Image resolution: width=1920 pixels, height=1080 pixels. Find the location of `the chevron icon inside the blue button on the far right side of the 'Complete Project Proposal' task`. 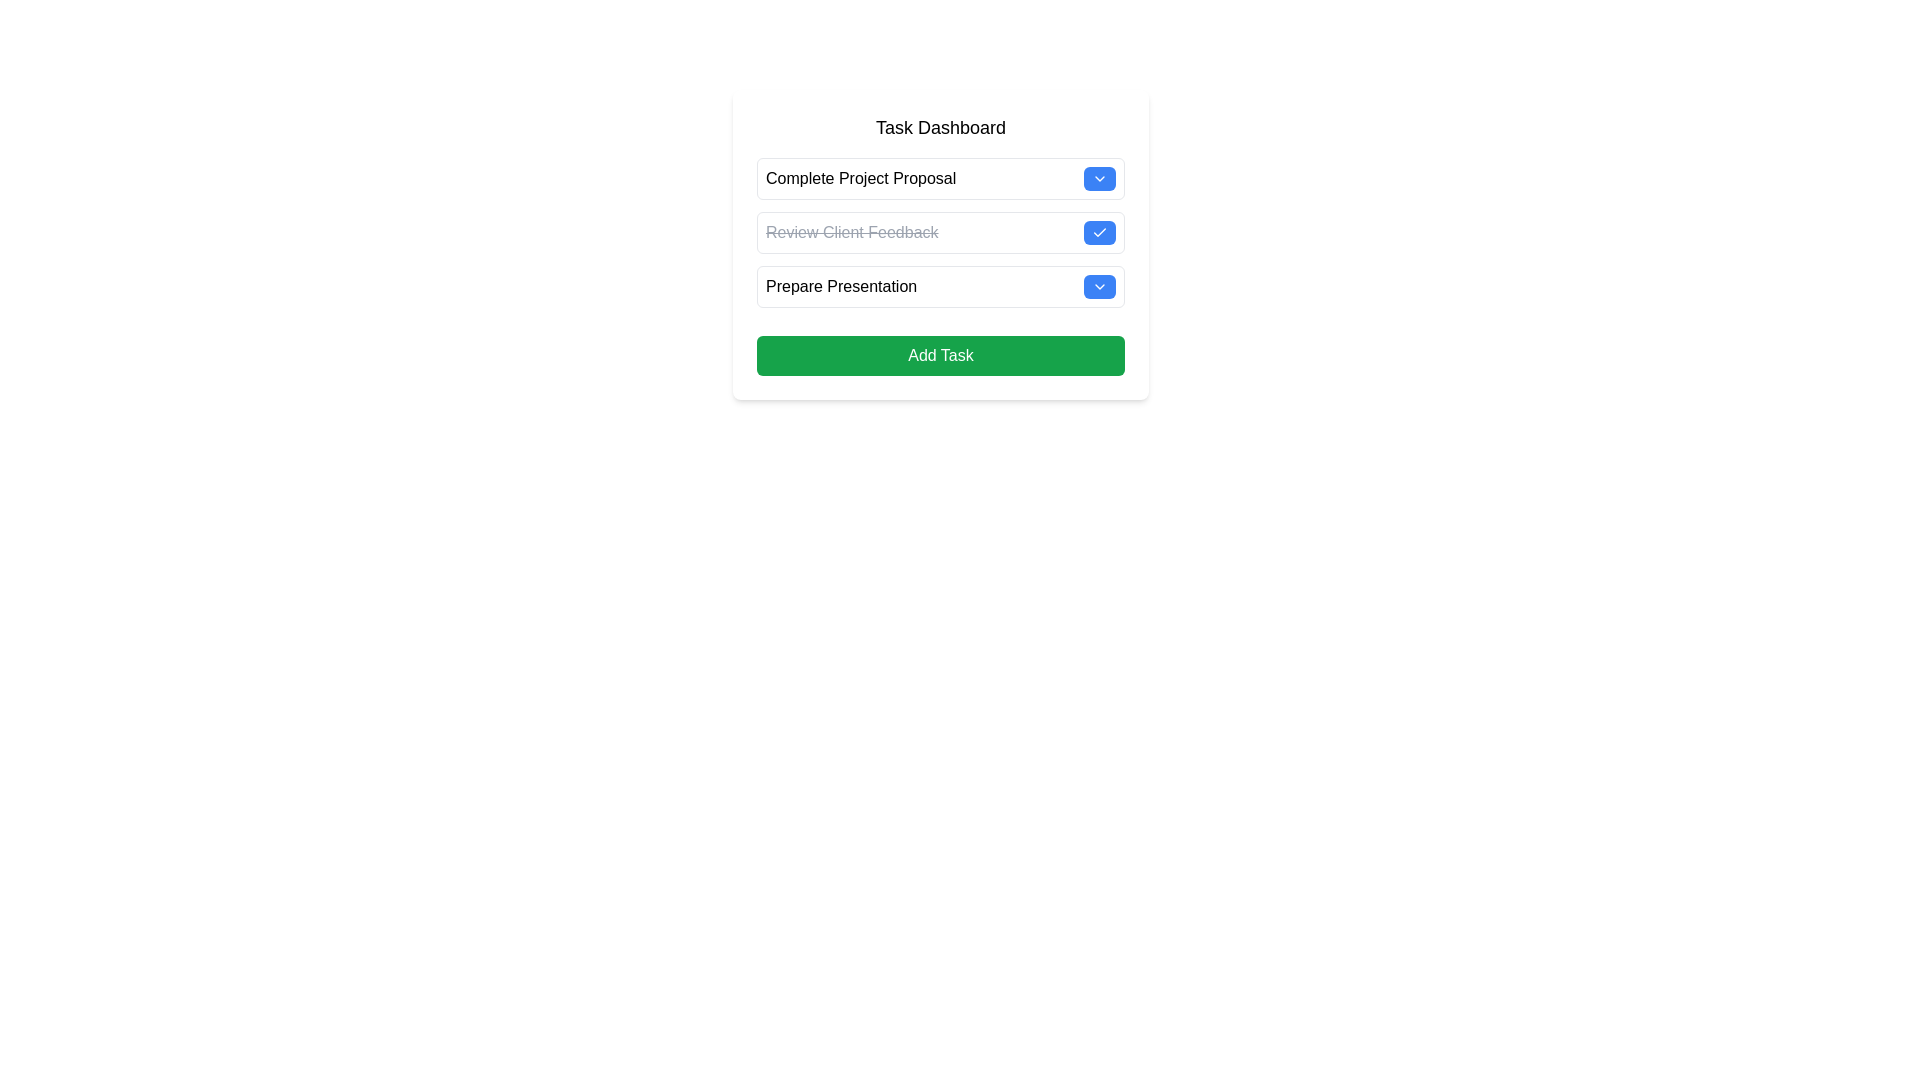

the chevron icon inside the blue button on the far right side of the 'Complete Project Proposal' task is located at coordinates (1098, 177).